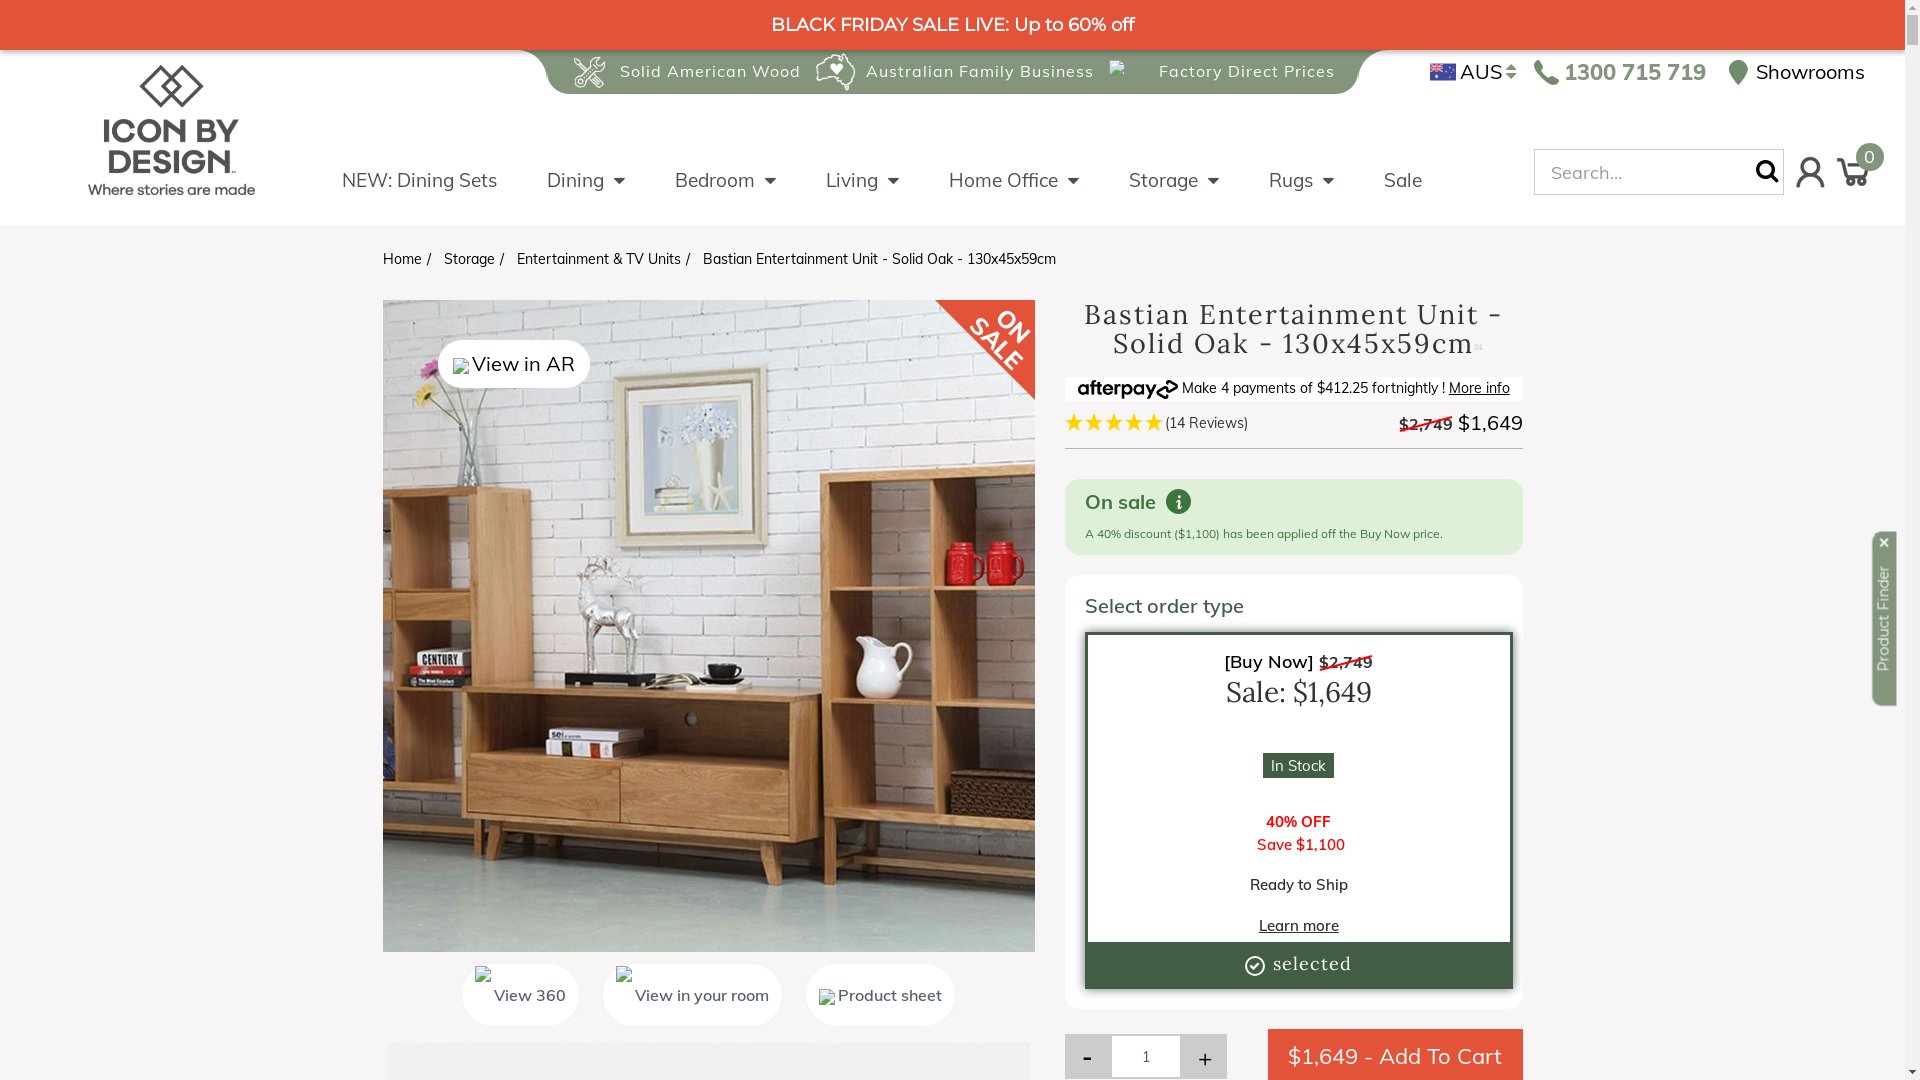 The height and width of the screenshot is (1080, 1920). What do you see at coordinates (886, 196) in the screenshot?
I see `'Living'` at bounding box center [886, 196].